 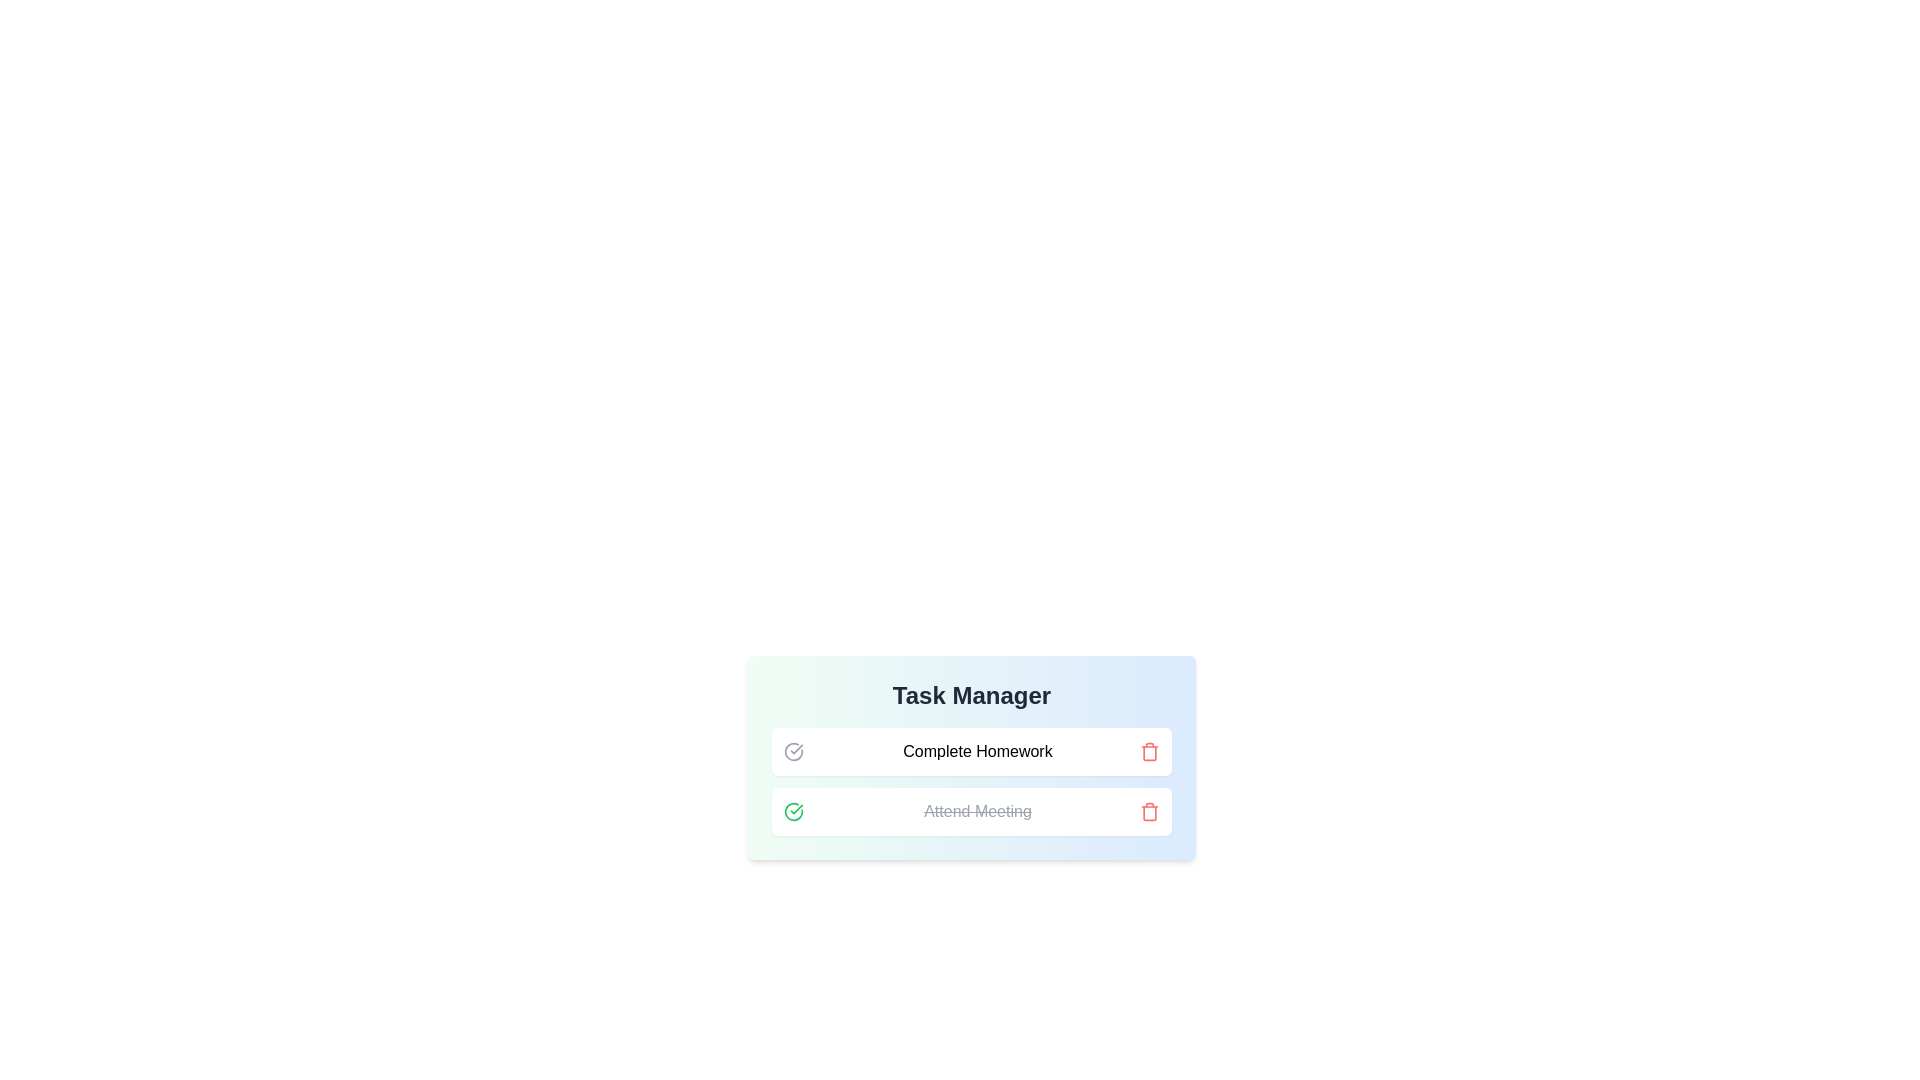 What do you see at coordinates (1150, 752) in the screenshot?
I see `the trash icon to delete the task Complete Homework` at bounding box center [1150, 752].